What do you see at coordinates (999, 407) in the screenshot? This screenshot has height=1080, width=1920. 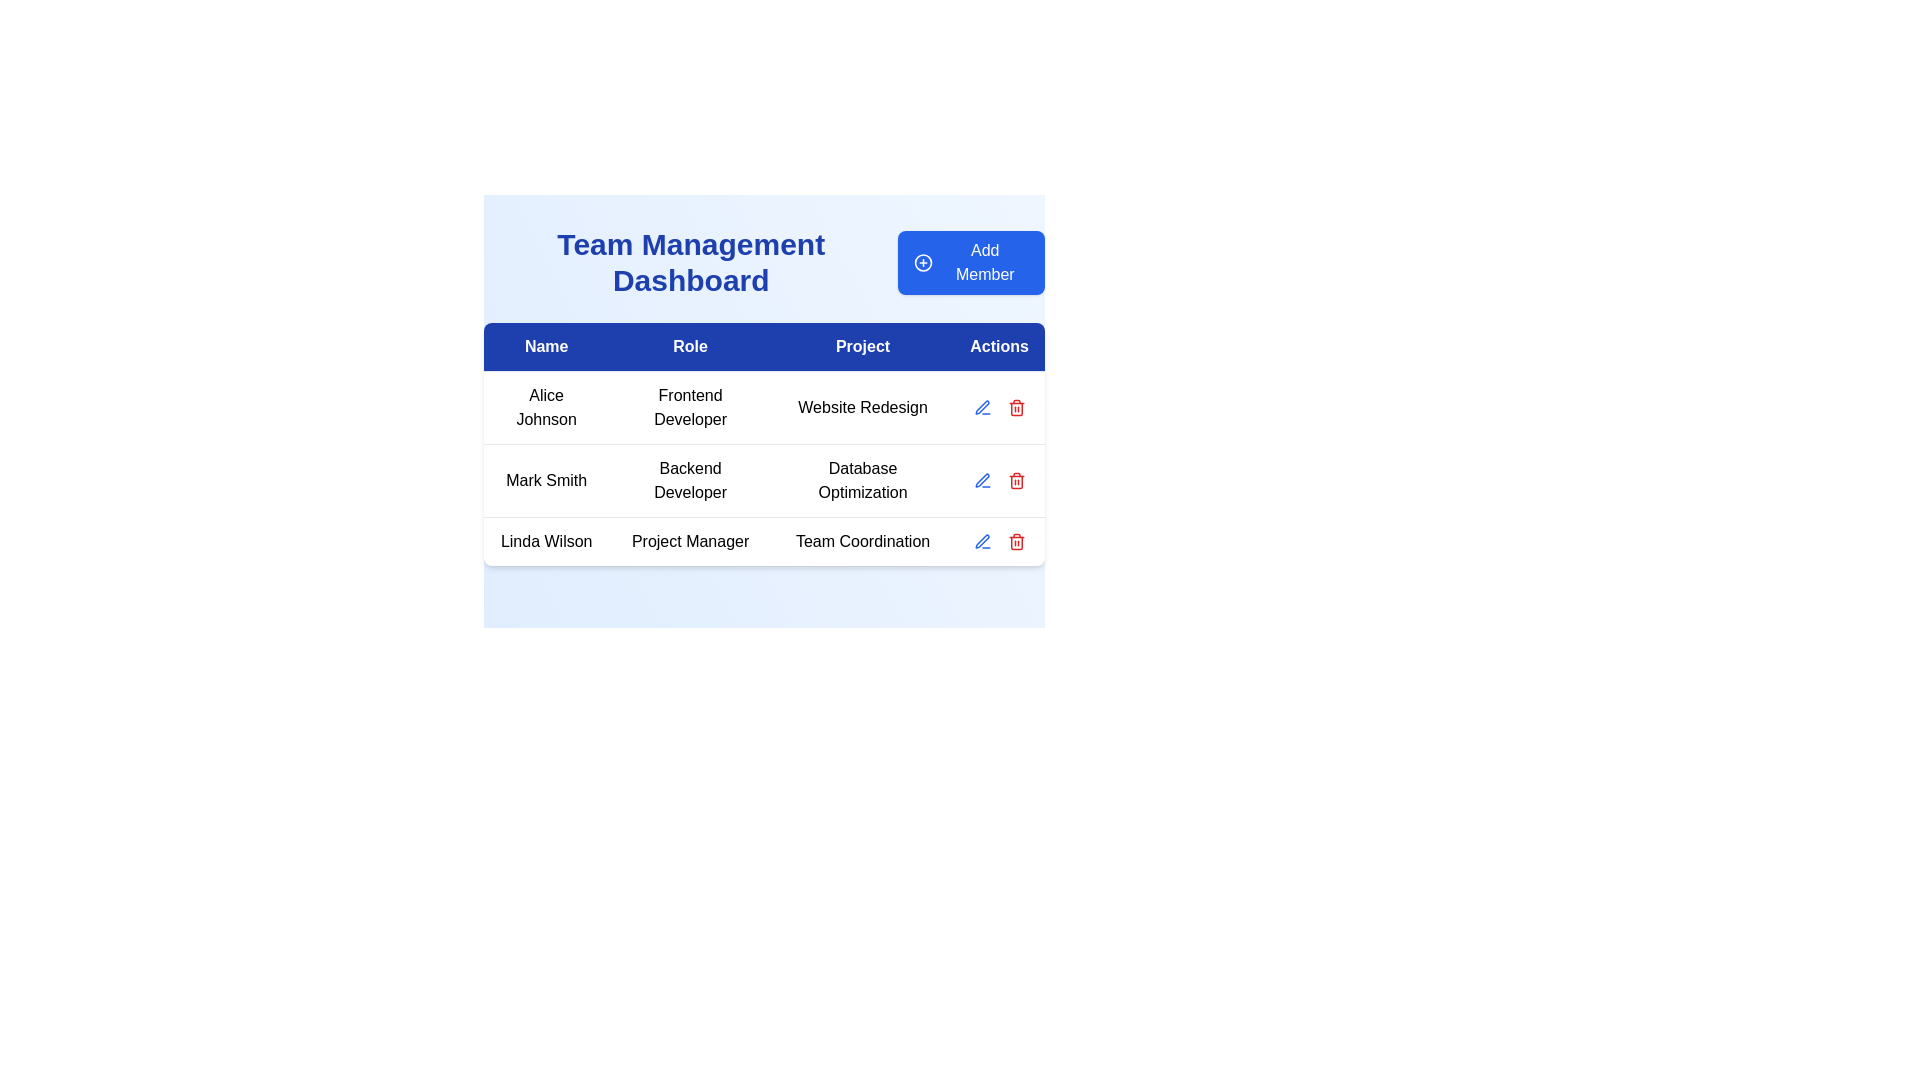 I see `the red trash can icon in the control panel for 'Alice Johnson'` at bounding box center [999, 407].